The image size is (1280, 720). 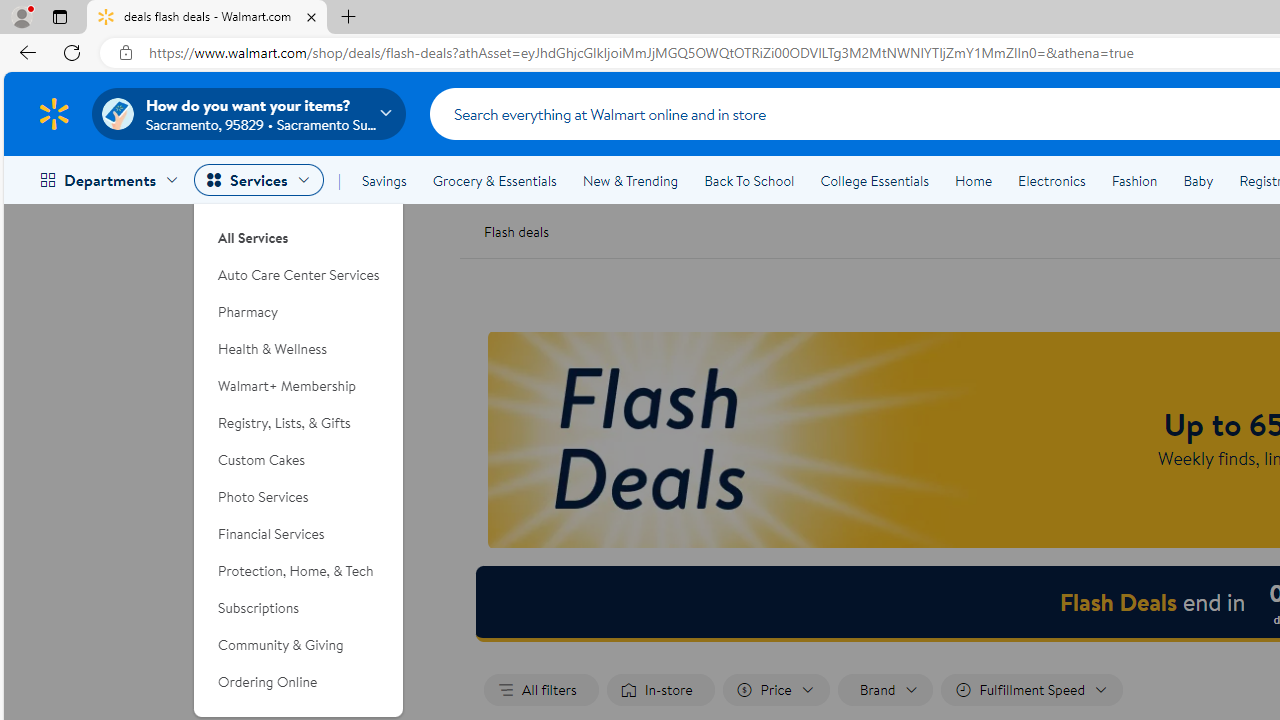 I want to click on 'Back To School', so click(x=748, y=181).